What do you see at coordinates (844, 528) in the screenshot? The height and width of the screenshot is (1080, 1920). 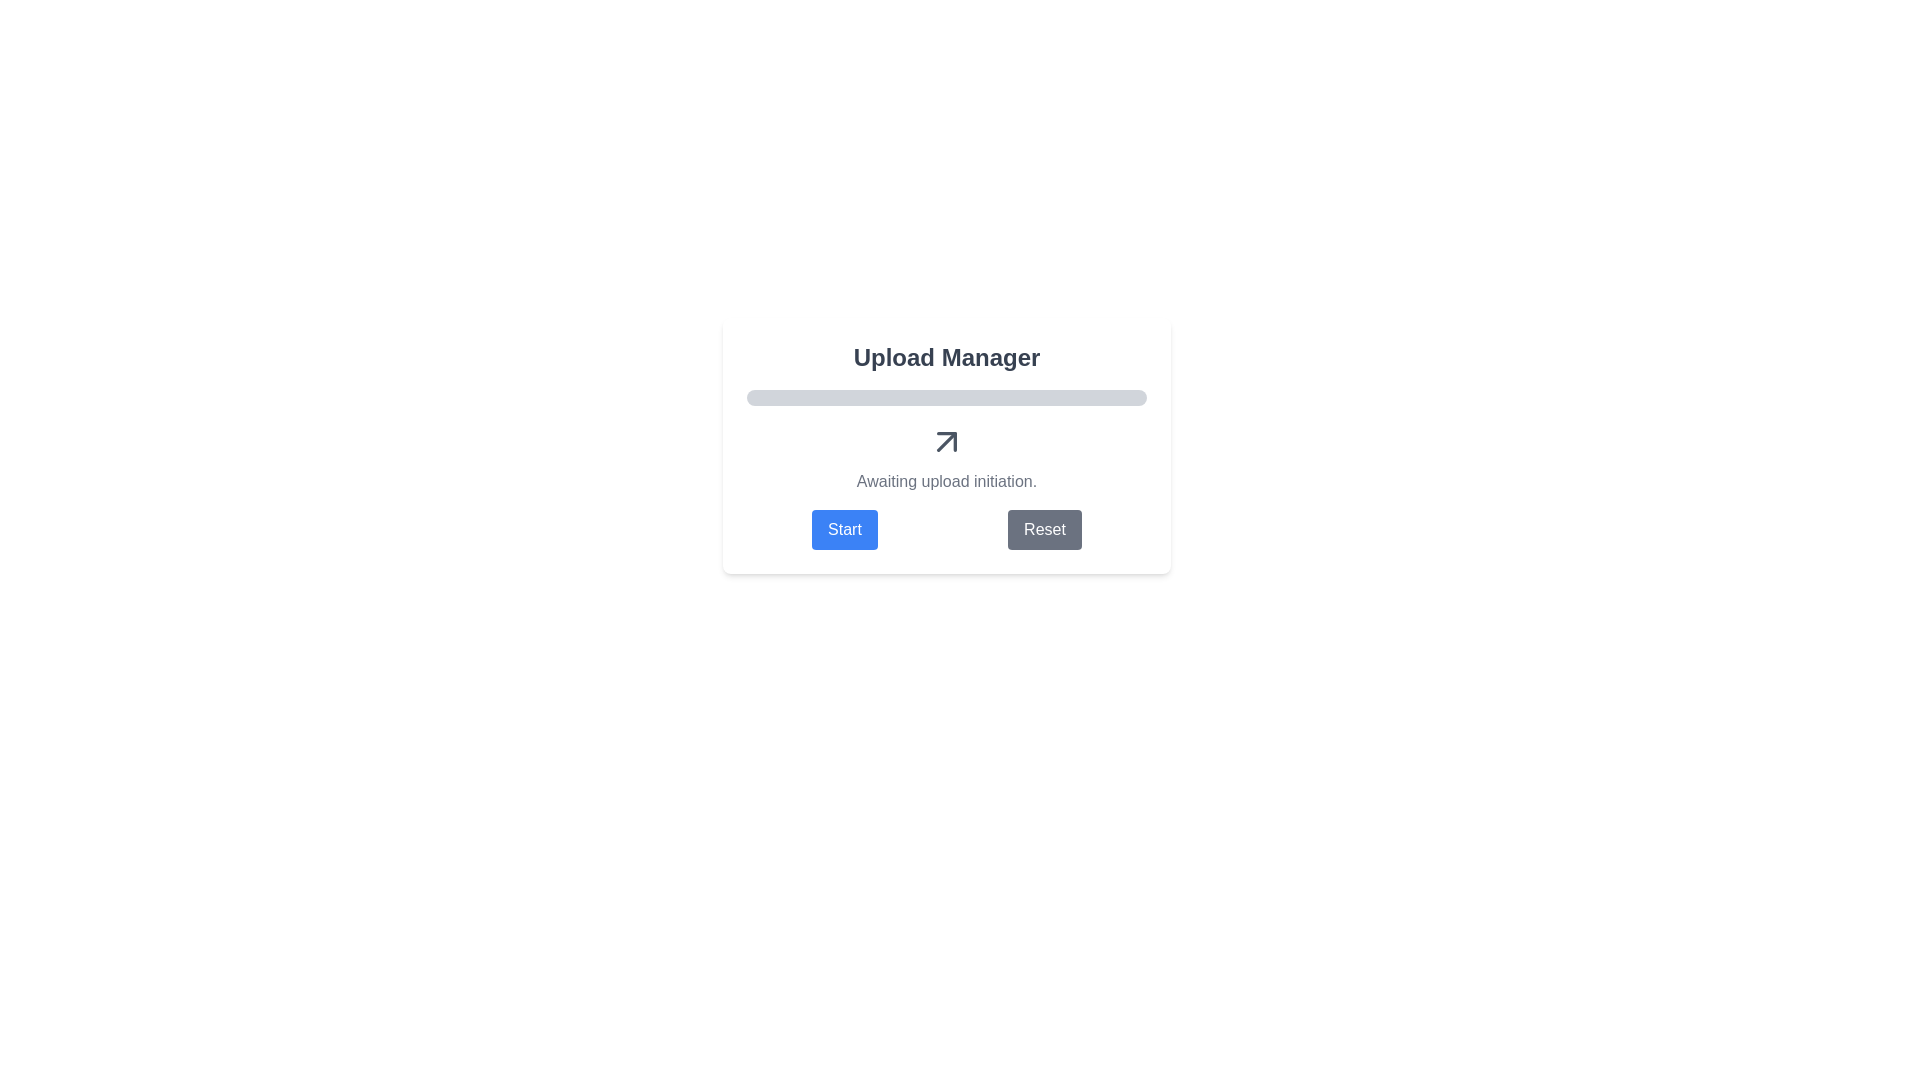 I see `the blue 'Start' button with white text to initiate the action` at bounding box center [844, 528].